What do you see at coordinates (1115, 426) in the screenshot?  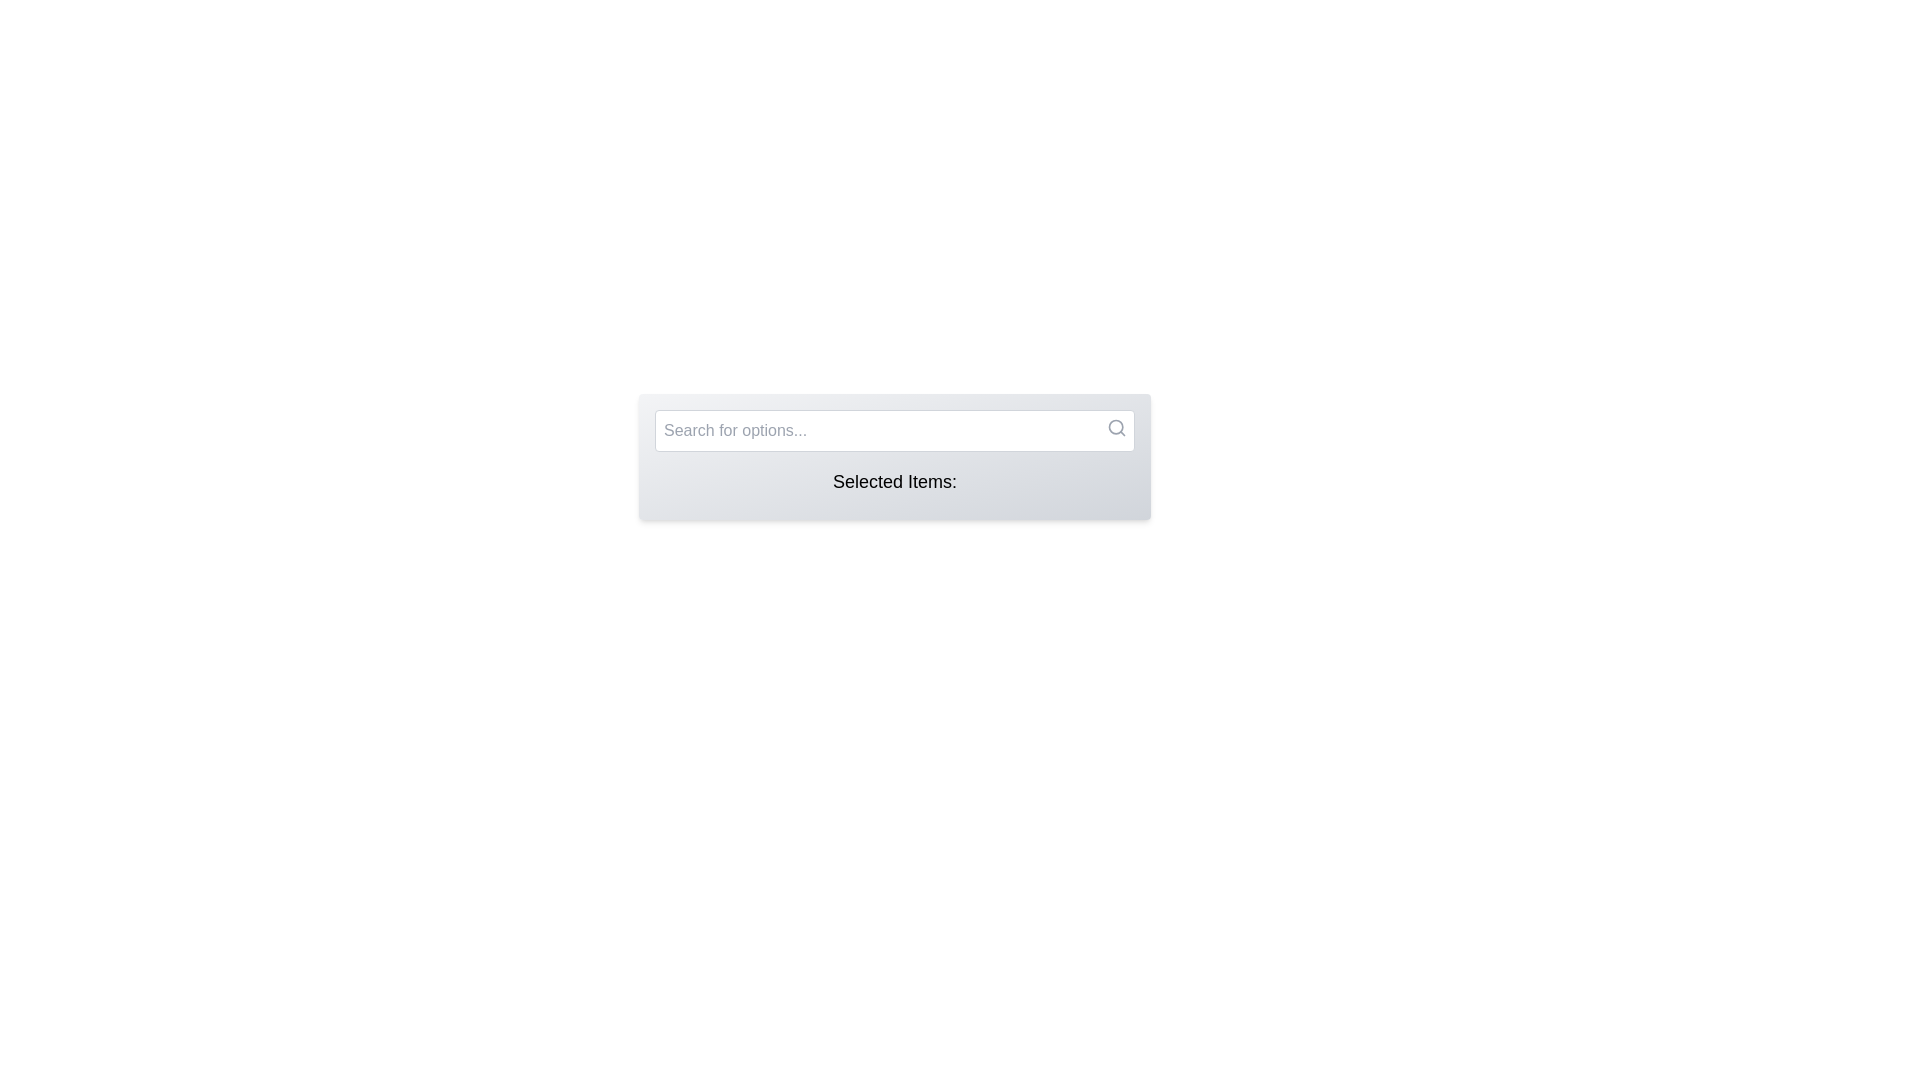 I see `the circular shape that is part of the magnifying glass icon, located in the upper-right corner of the search input field` at bounding box center [1115, 426].